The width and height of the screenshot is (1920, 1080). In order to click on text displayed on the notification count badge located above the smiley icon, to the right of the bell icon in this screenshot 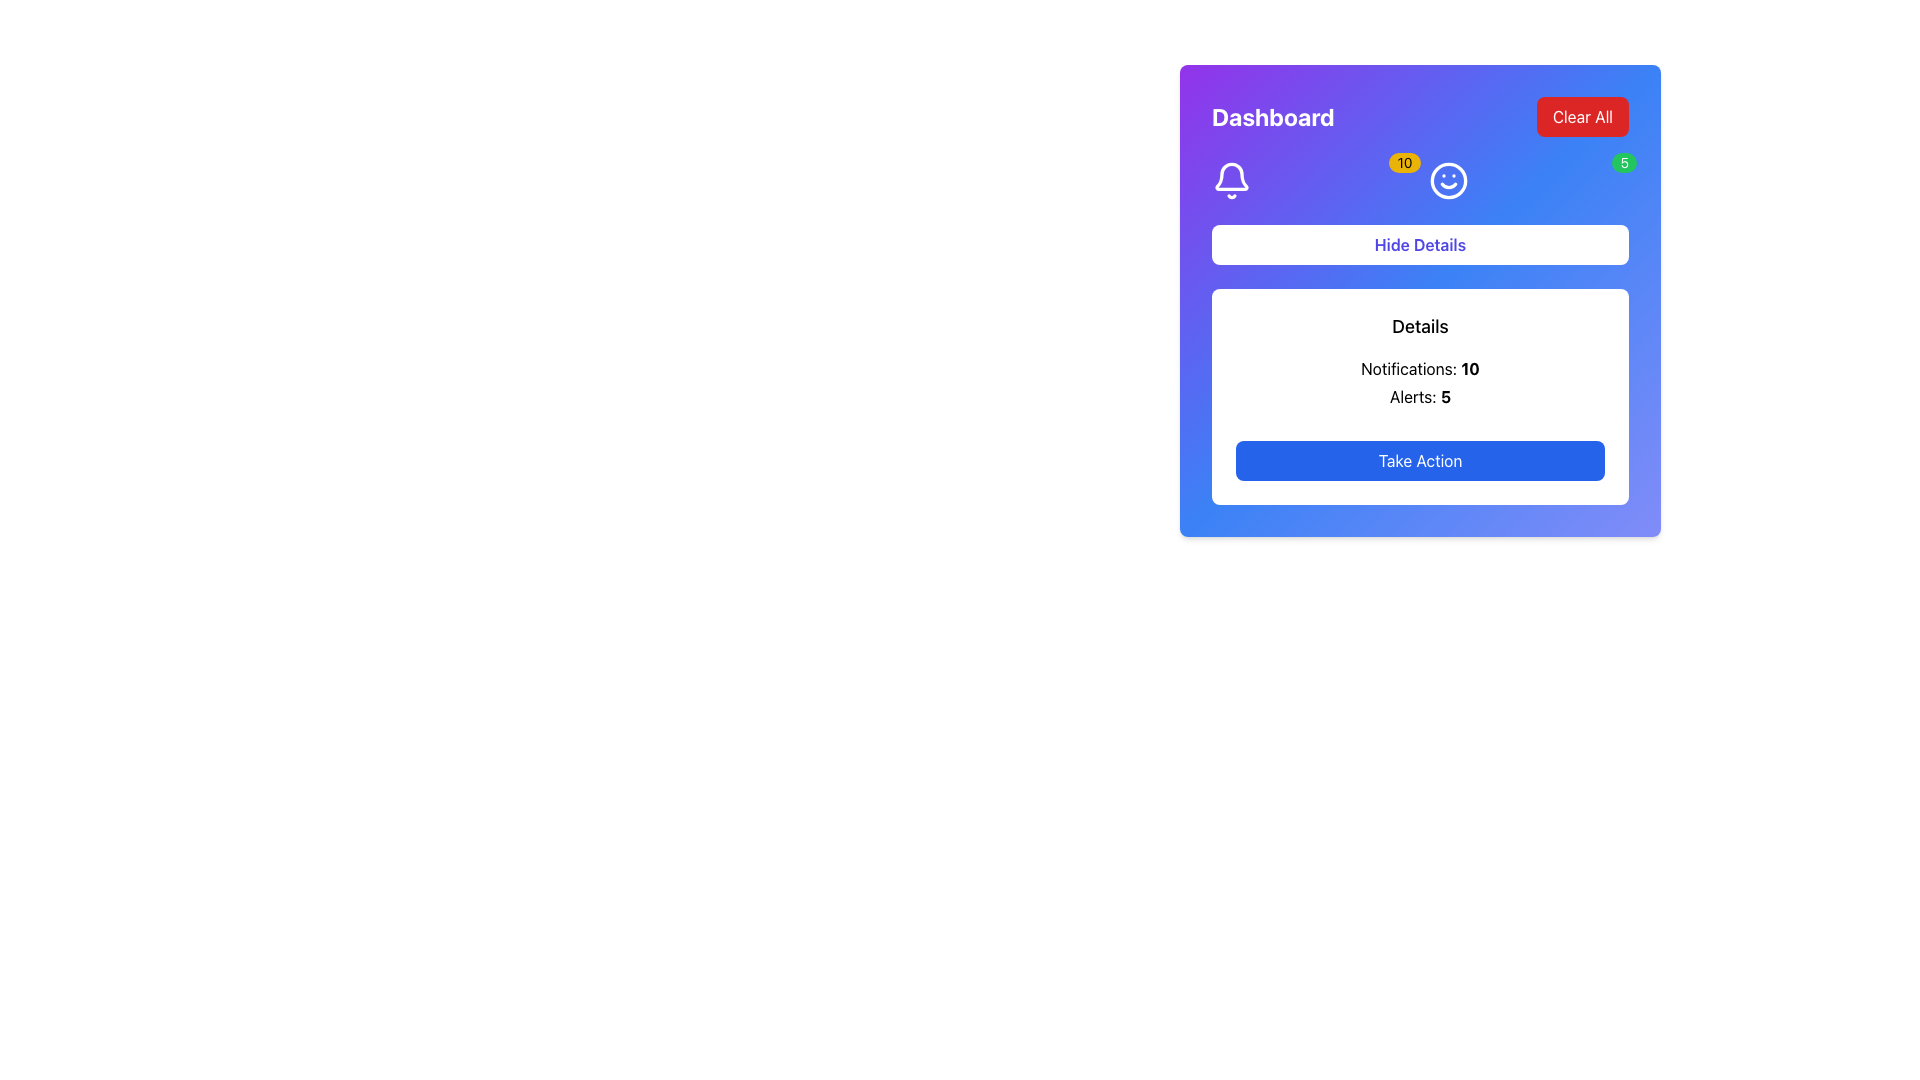, I will do `click(1419, 181)`.